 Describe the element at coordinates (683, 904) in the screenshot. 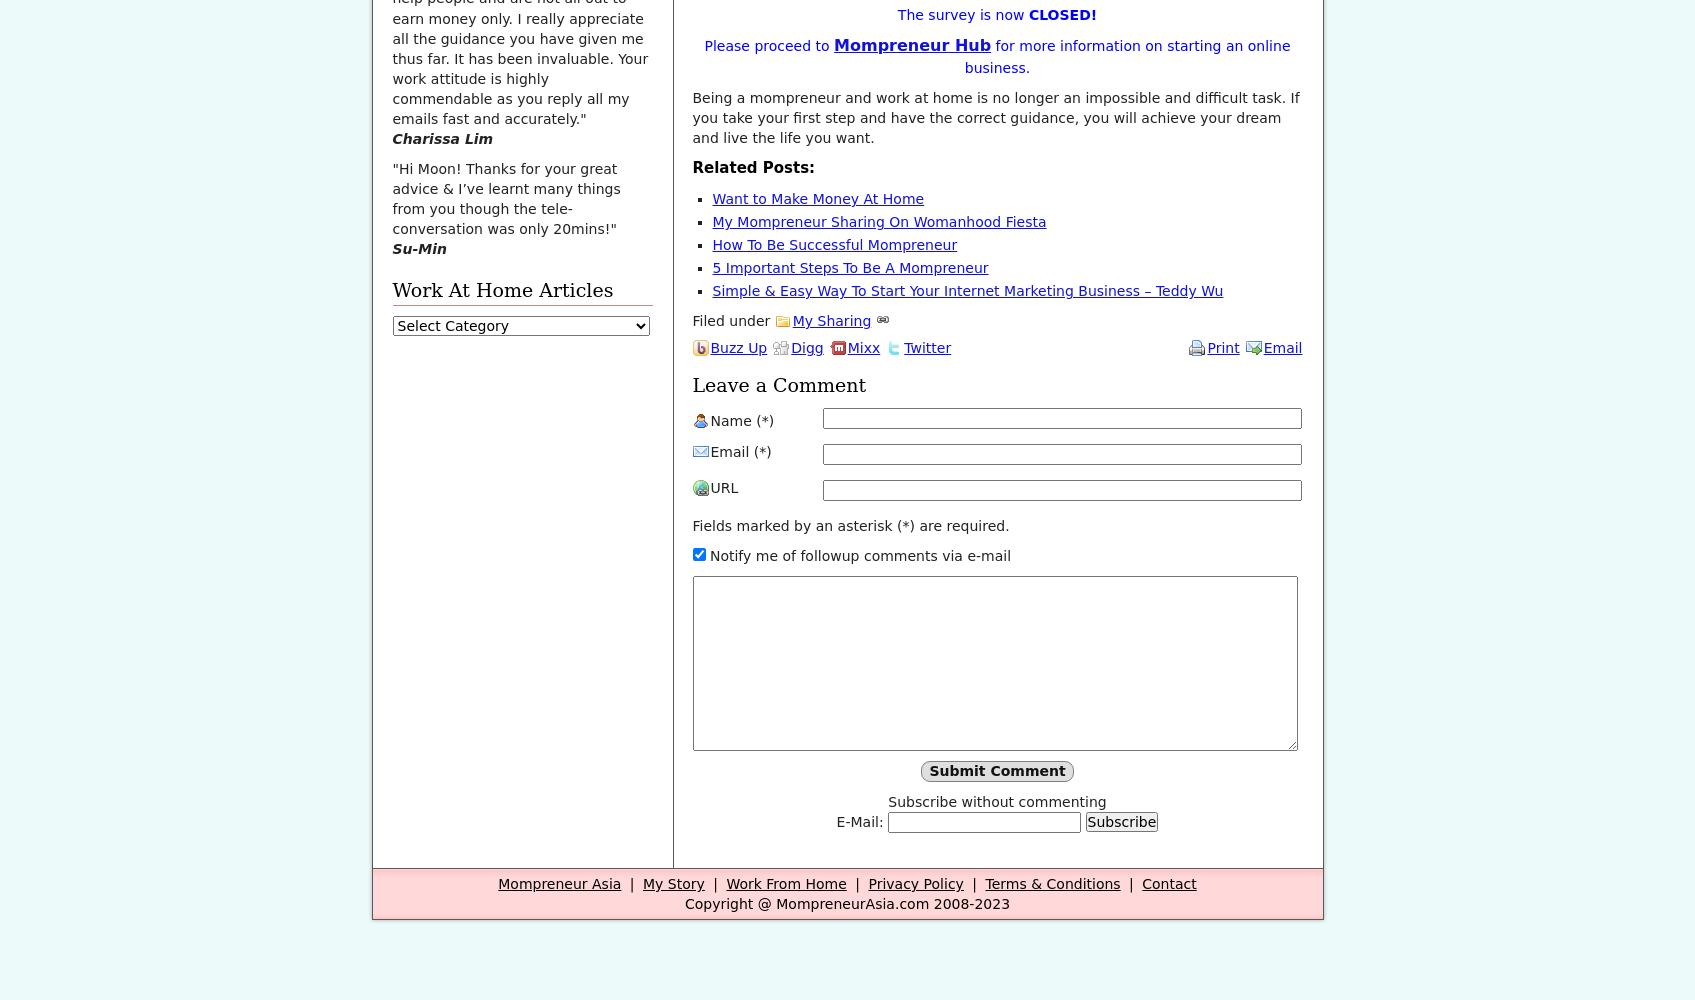

I see `'Copyright @ MompreneurAsia.com 2008-2023'` at that location.